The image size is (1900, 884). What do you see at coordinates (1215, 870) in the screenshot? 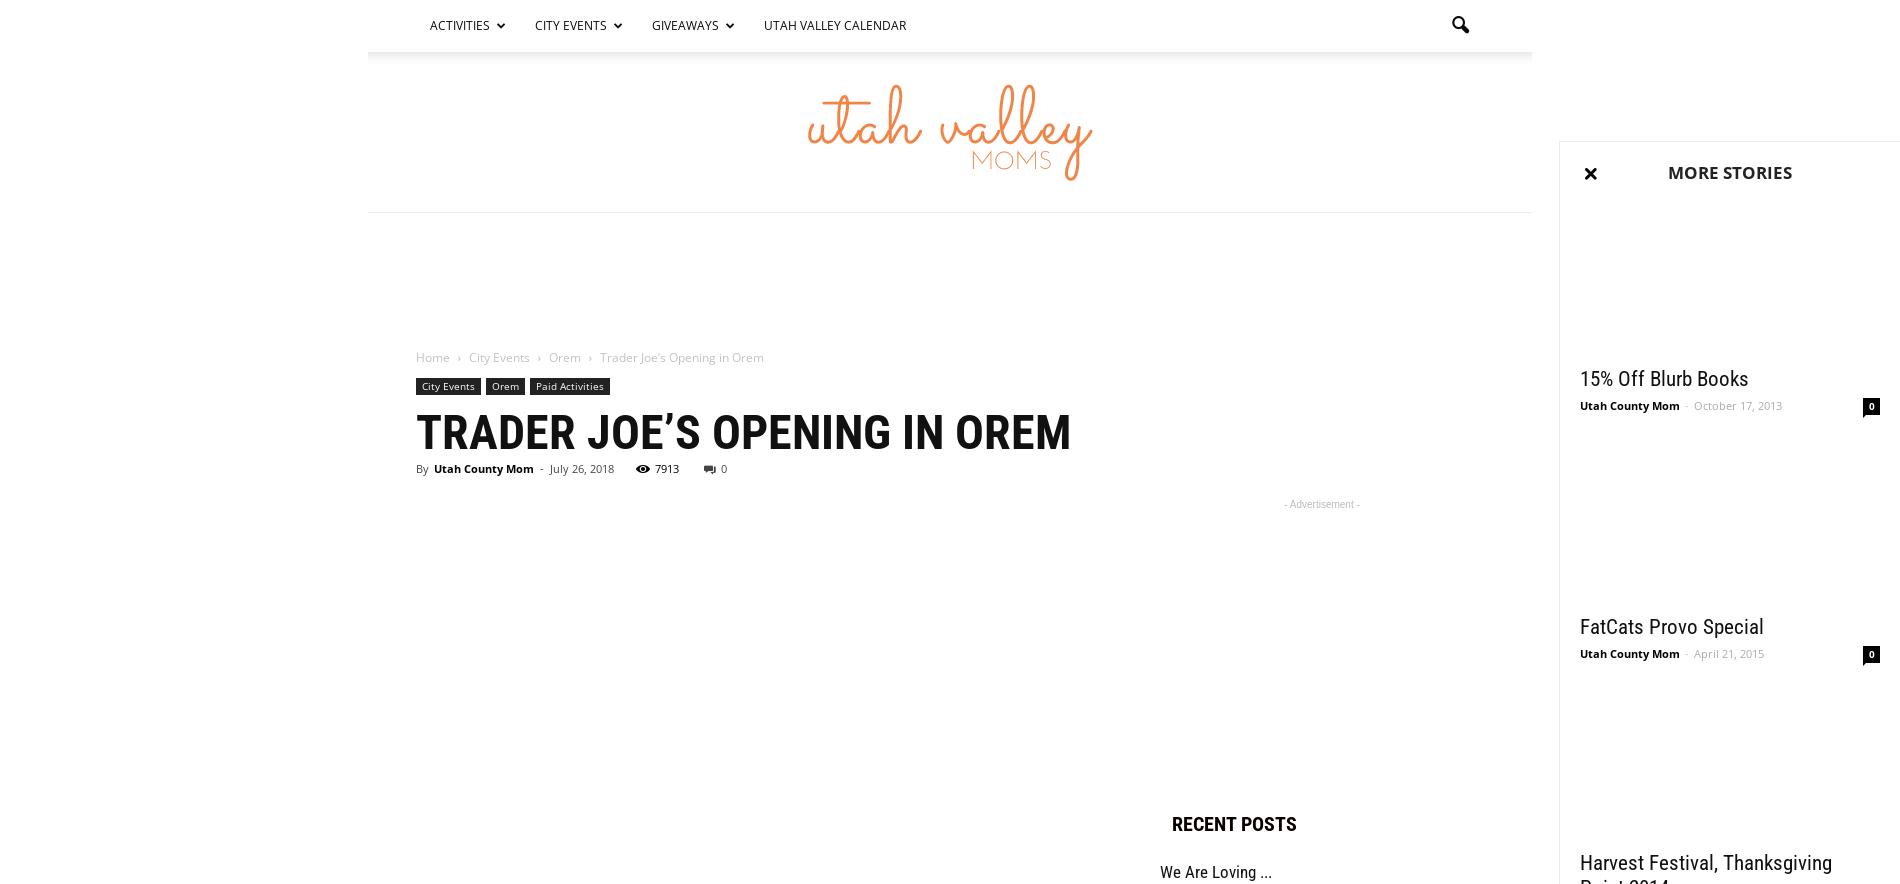
I see `'We Are Loving ...'` at bounding box center [1215, 870].